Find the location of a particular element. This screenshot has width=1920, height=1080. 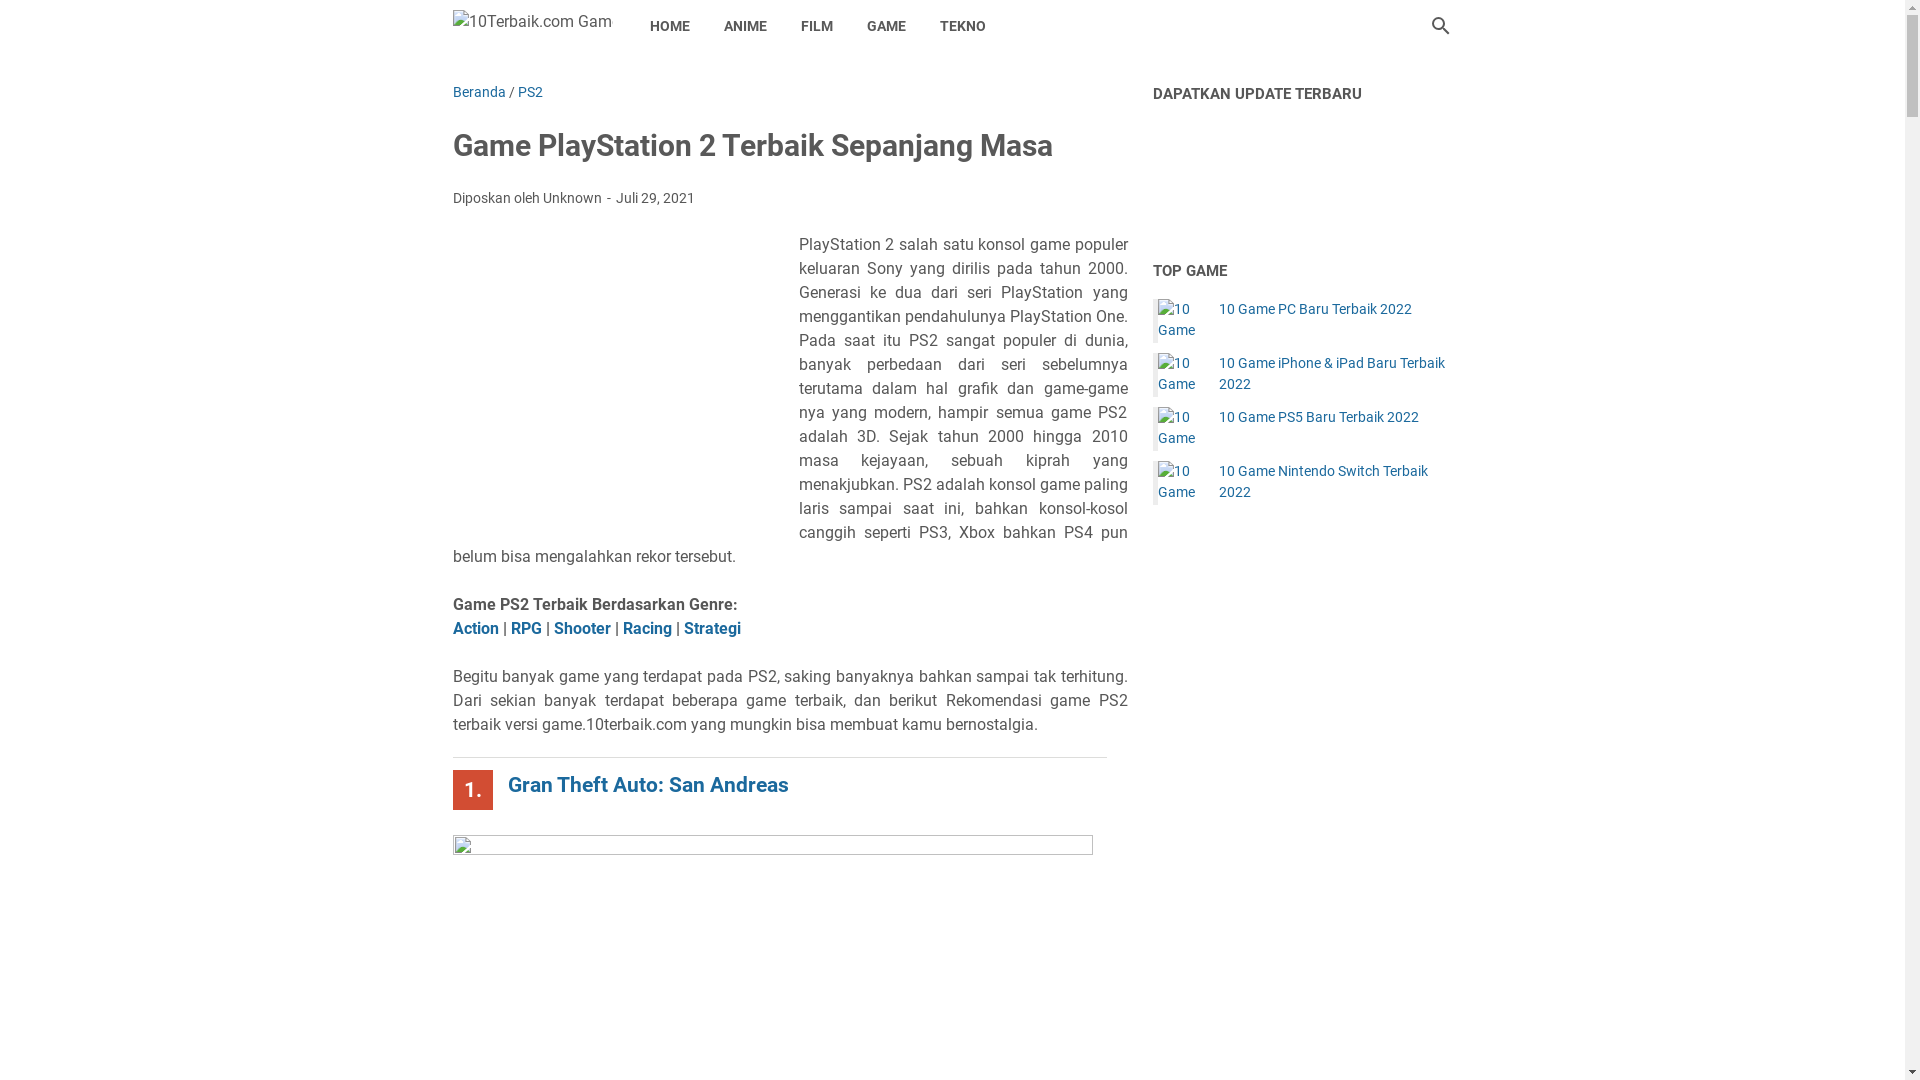

'RPG' is located at coordinates (525, 627).